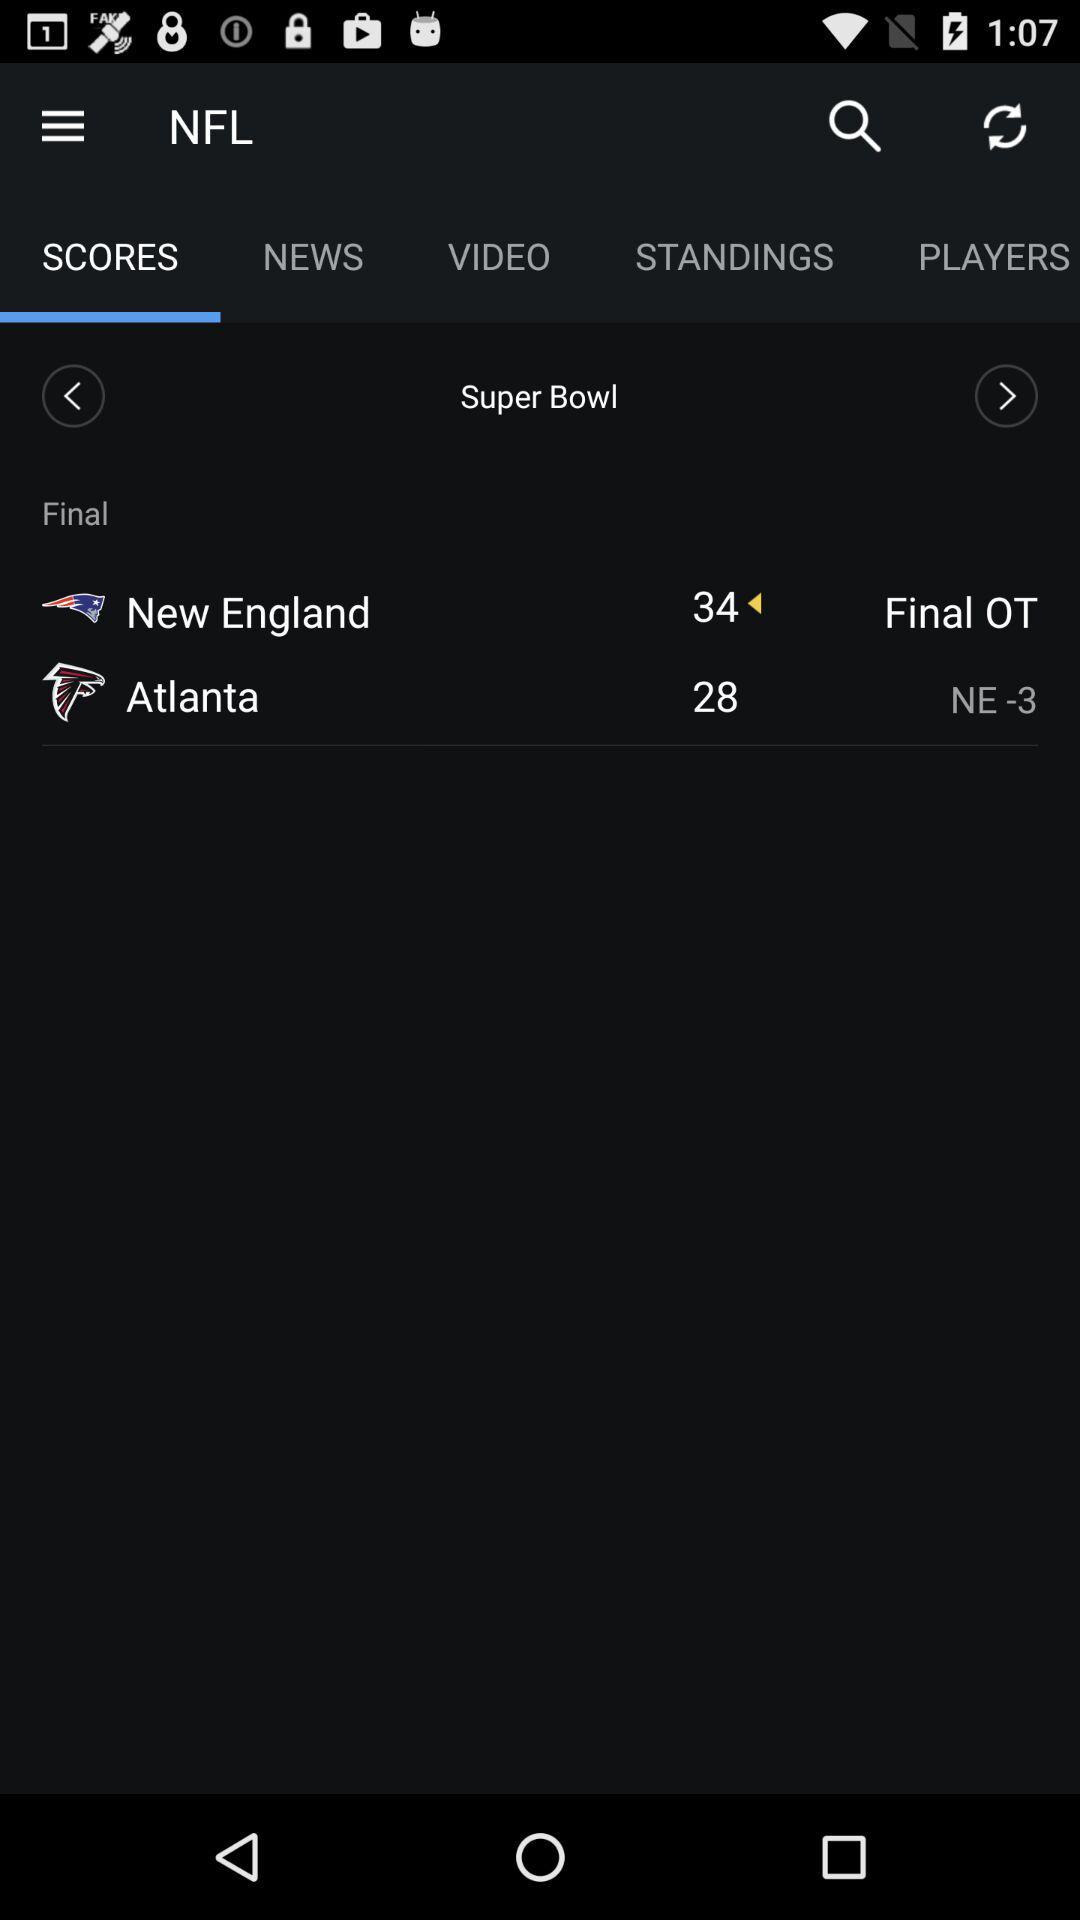 The image size is (1080, 1920). What do you see at coordinates (61, 124) in the screenshot?
I see `drop down main menu` at bounding box center [61, 124].